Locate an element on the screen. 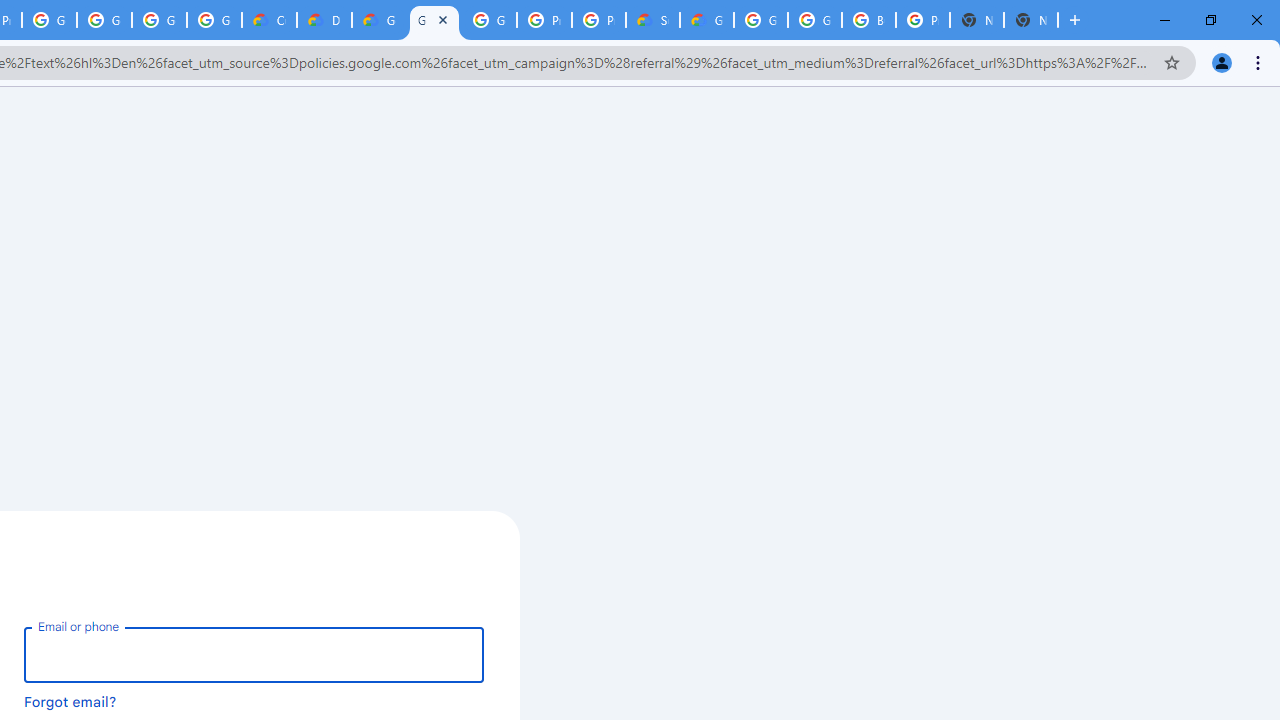  'Gemini for Business and Developers | Google Cloud' is located at coordinates (379, 20).